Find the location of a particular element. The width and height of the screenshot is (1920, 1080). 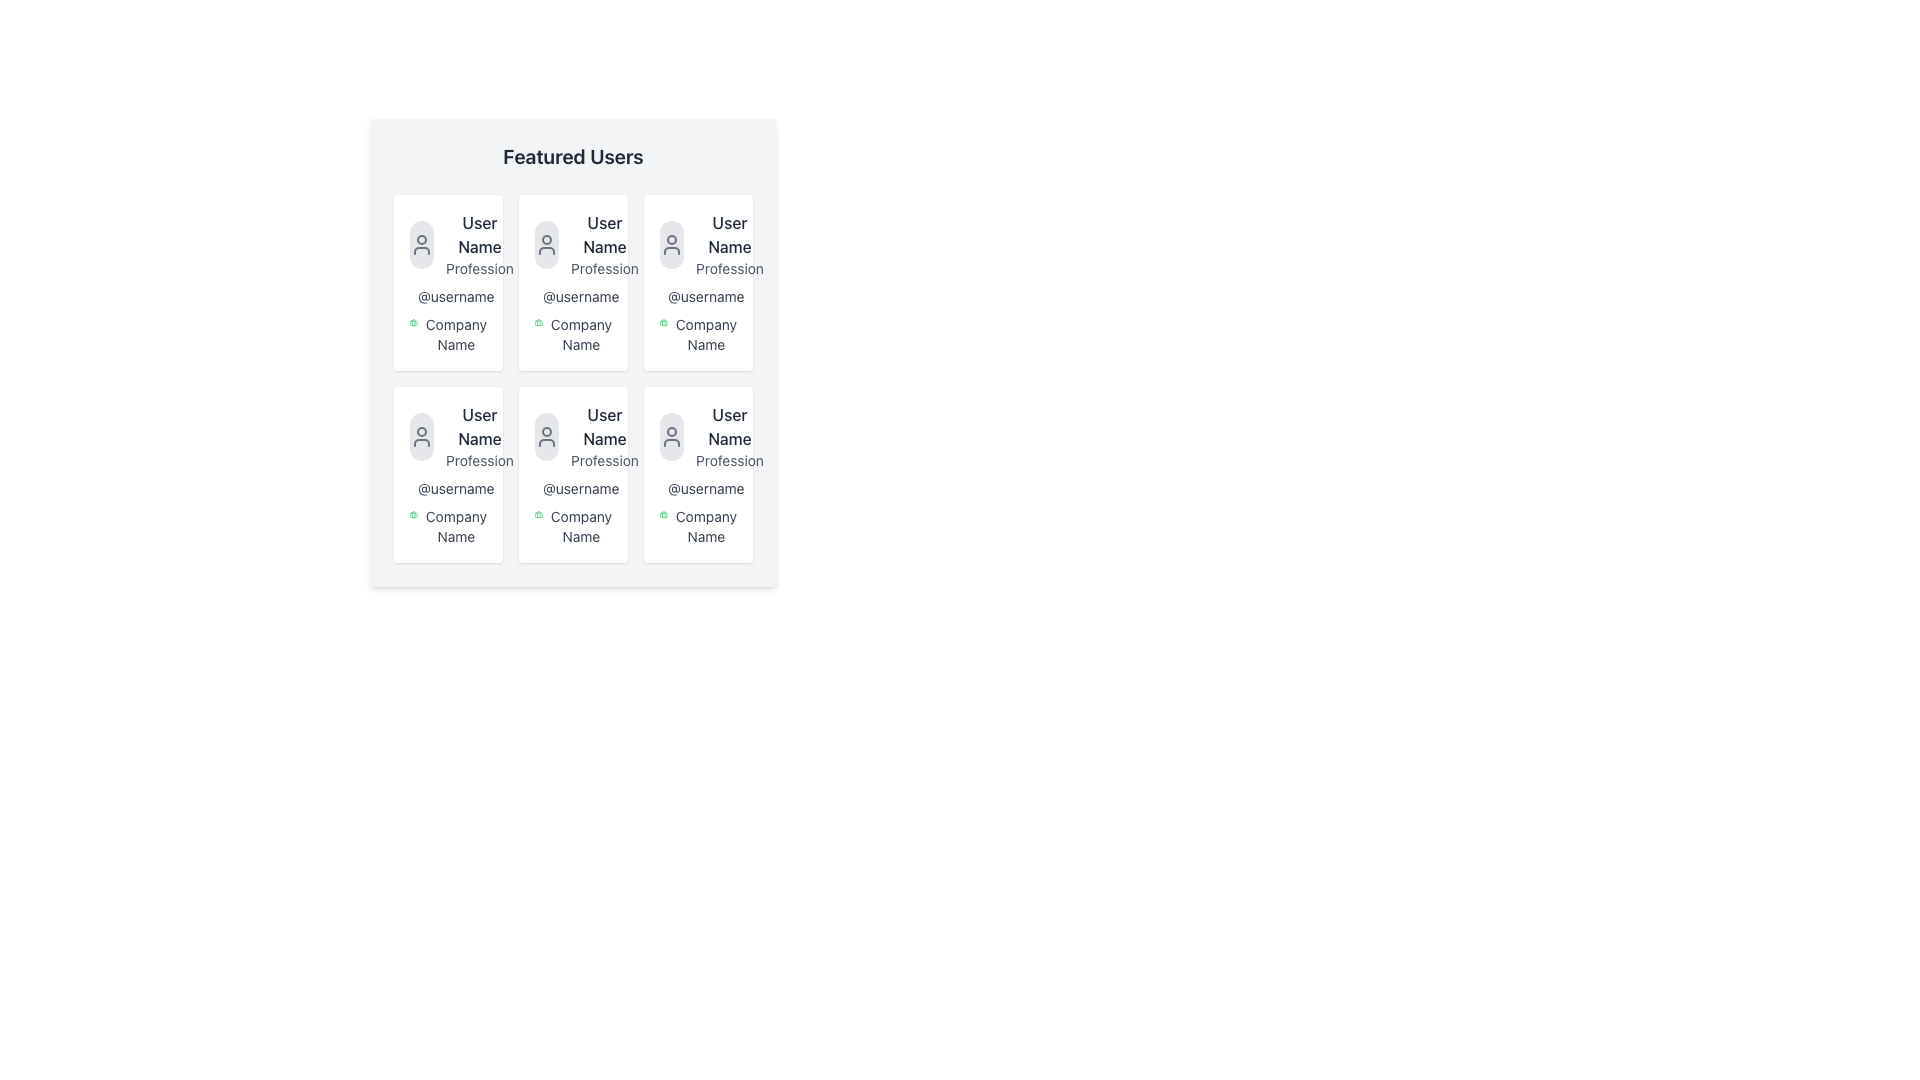

the user profile card located in the third column and first row of the grid layout to enable further interactions is located at coordinates (698, 282).